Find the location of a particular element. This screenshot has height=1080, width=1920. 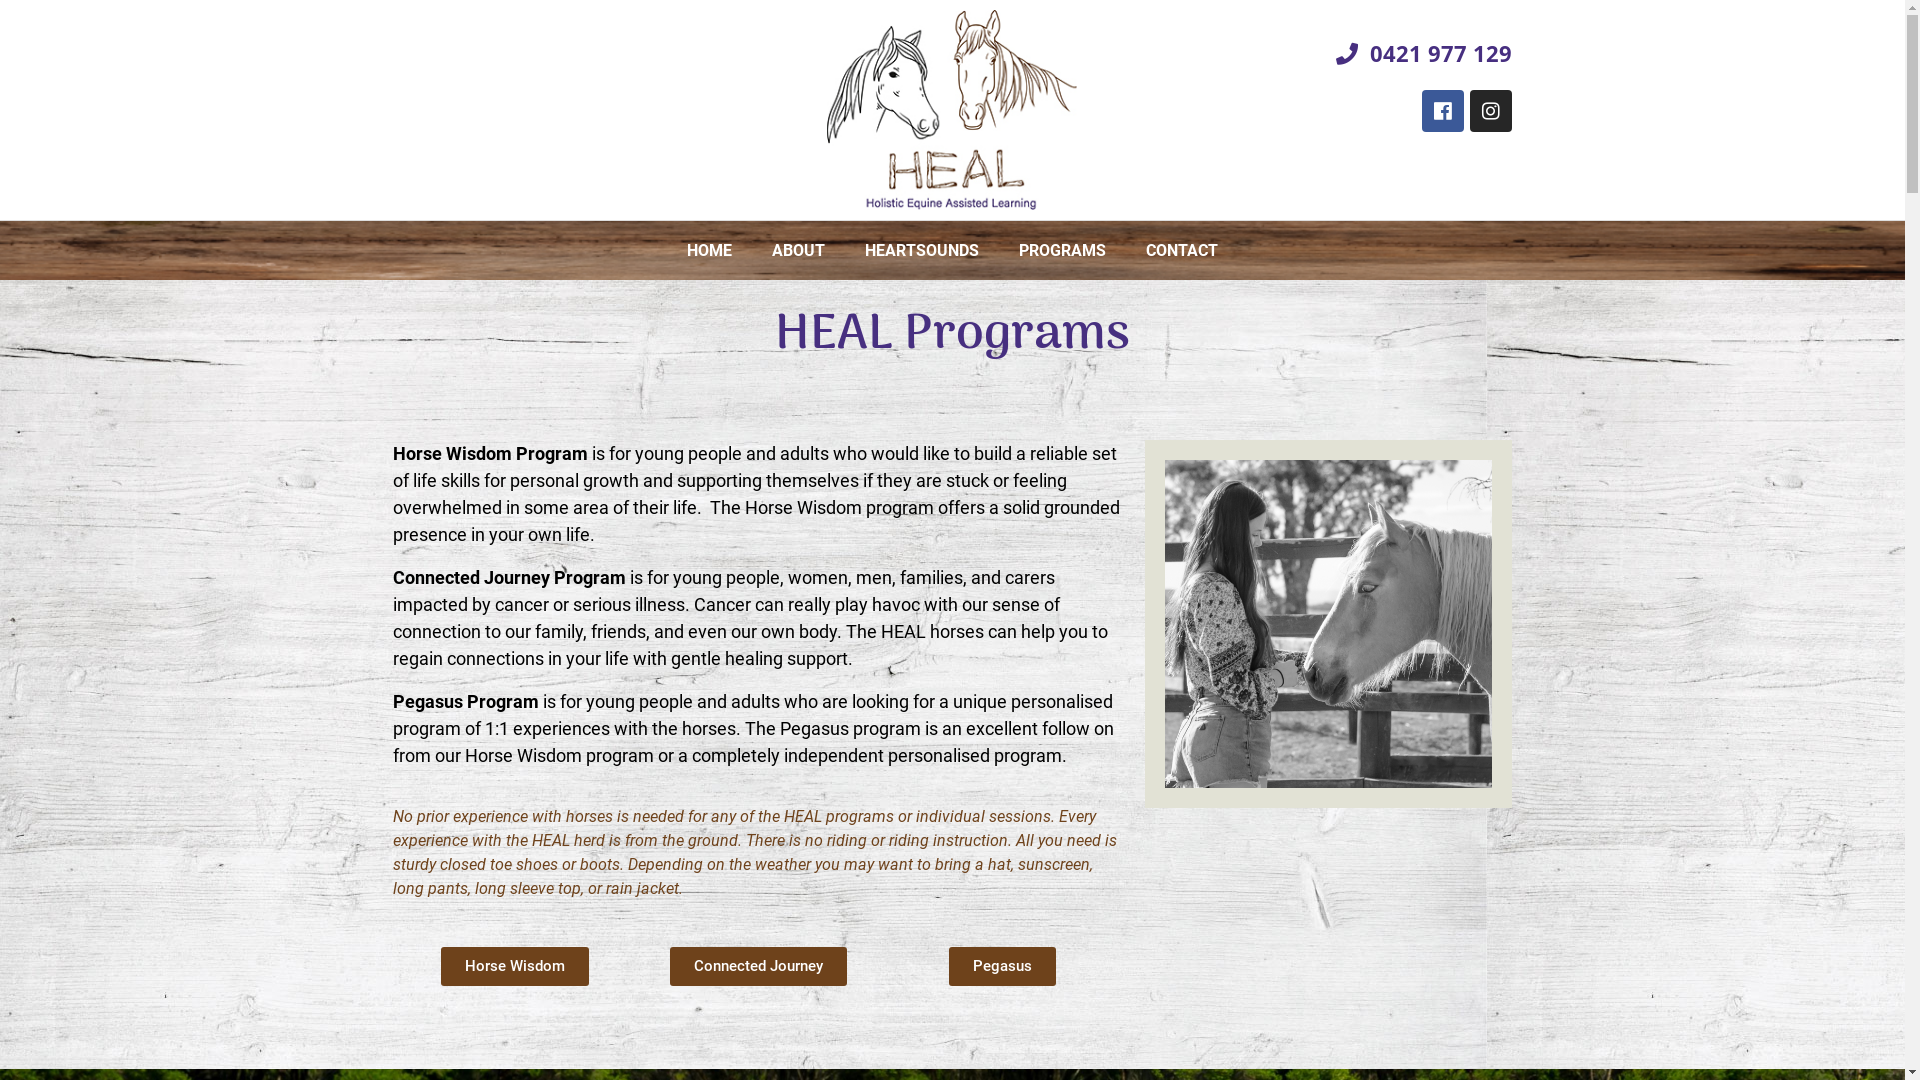

'PROGRAMS' is located at coordinates (1061, 249).